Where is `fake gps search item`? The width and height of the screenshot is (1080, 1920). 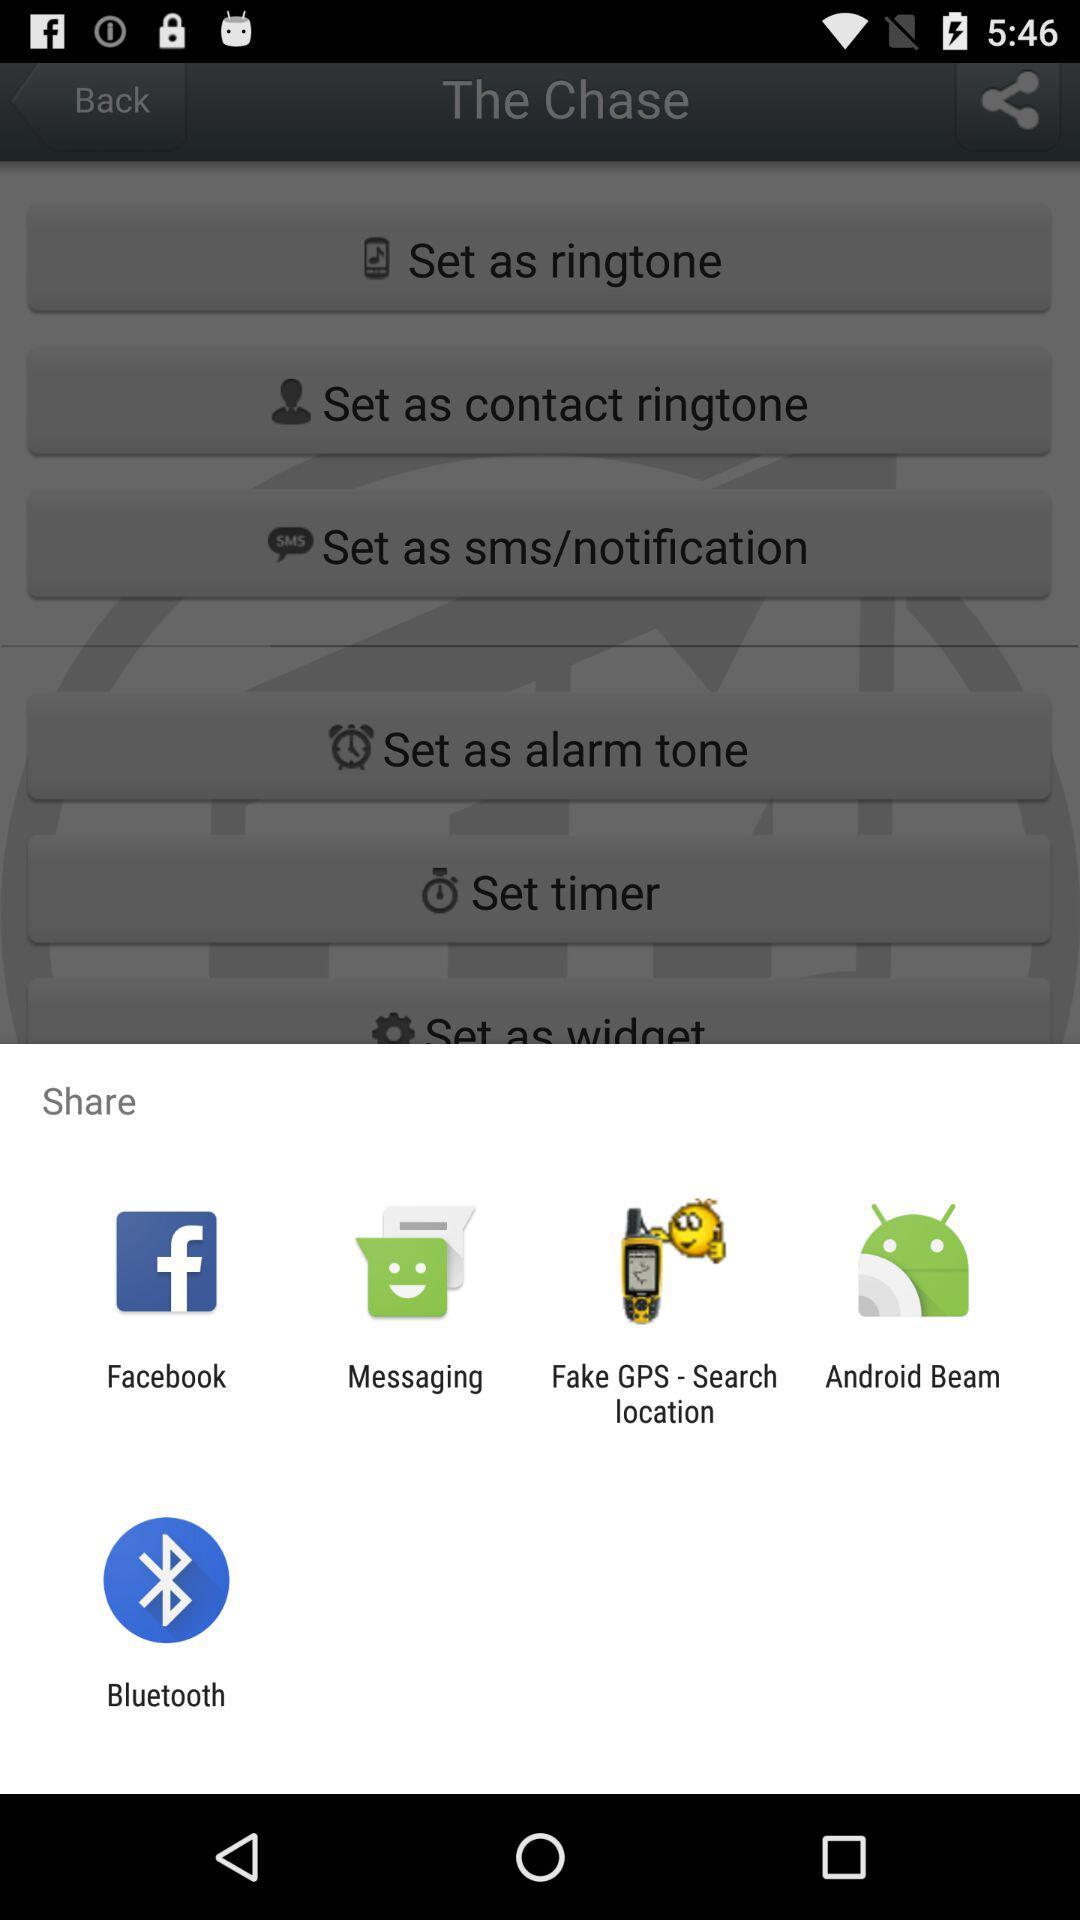 fake gps search item is located at coordinates (664, 1392).